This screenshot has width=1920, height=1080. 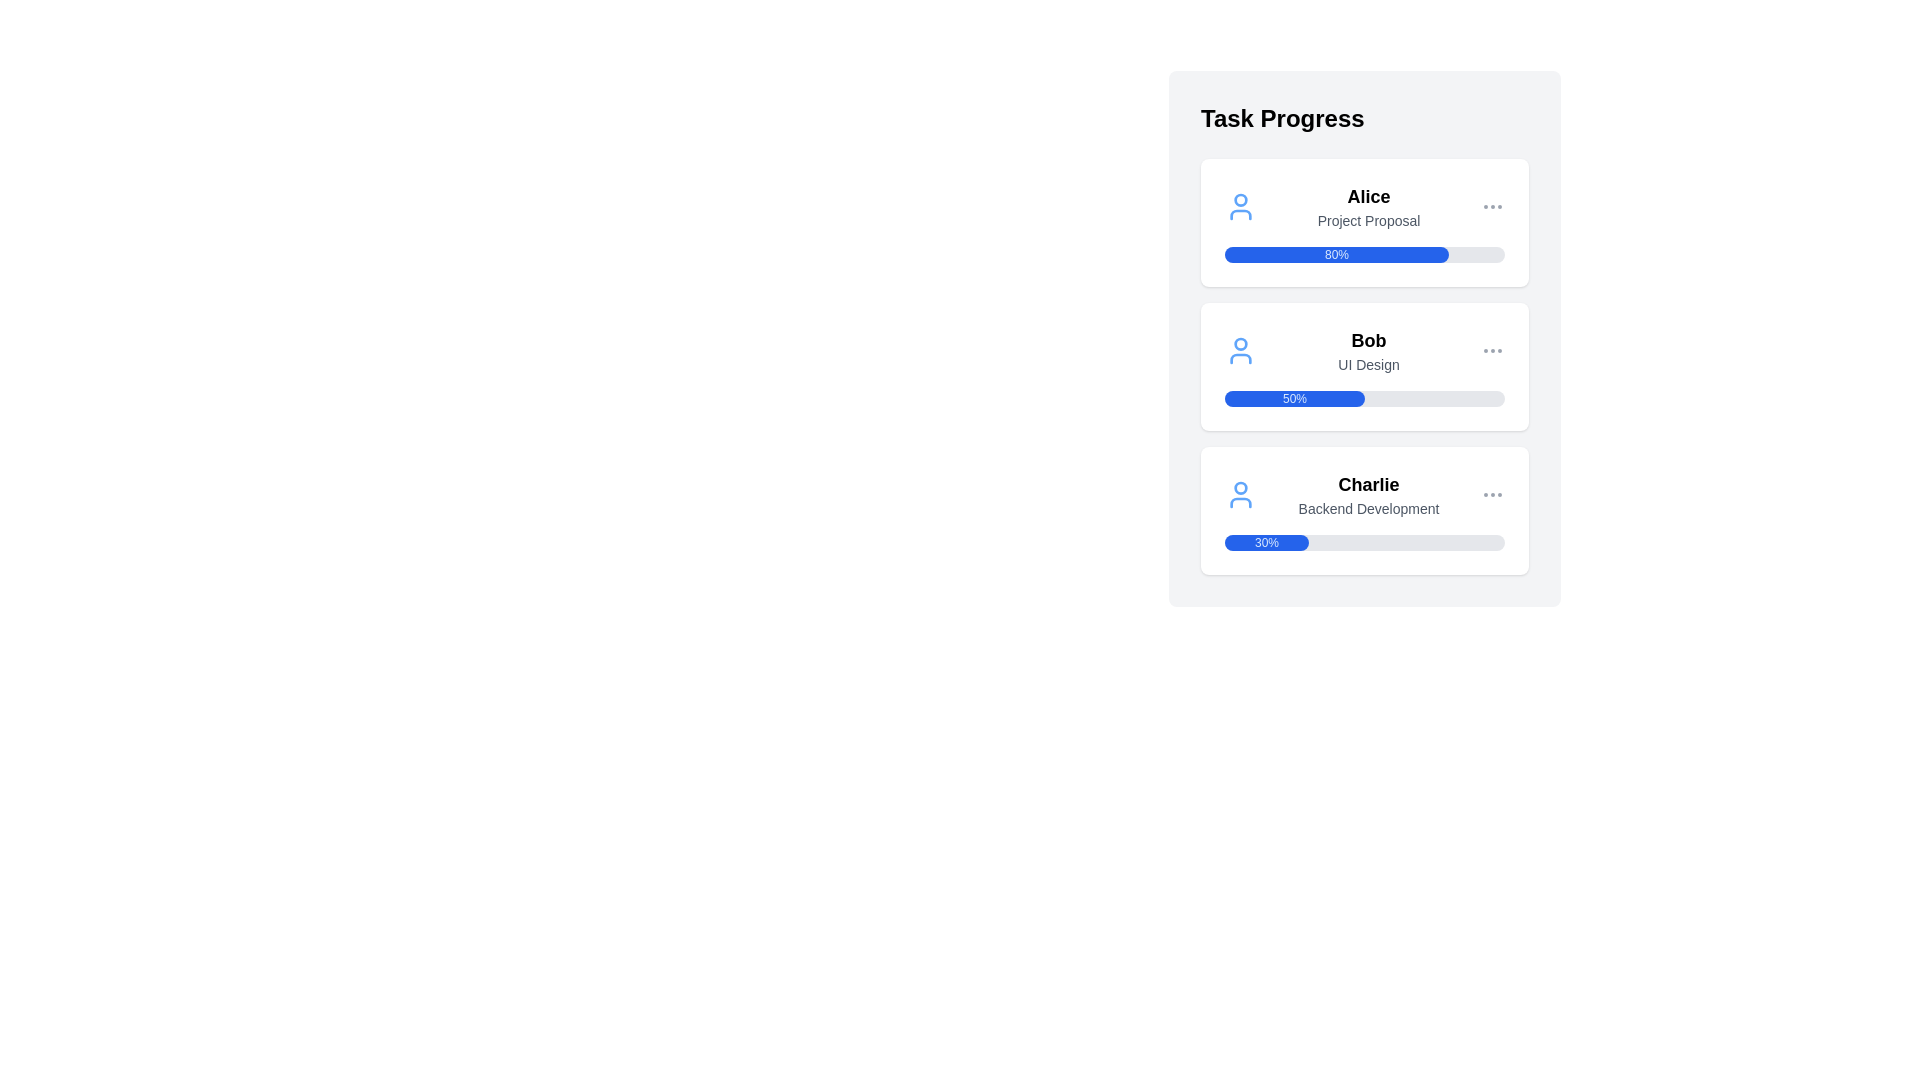 I want to click on the horizontal progress bar for 'Charlie' under 'Task Progress', which is a rounded gray background with a blue-filled bar occupying 30% and displaying '30%' in white, so click(x=1363, y=543).